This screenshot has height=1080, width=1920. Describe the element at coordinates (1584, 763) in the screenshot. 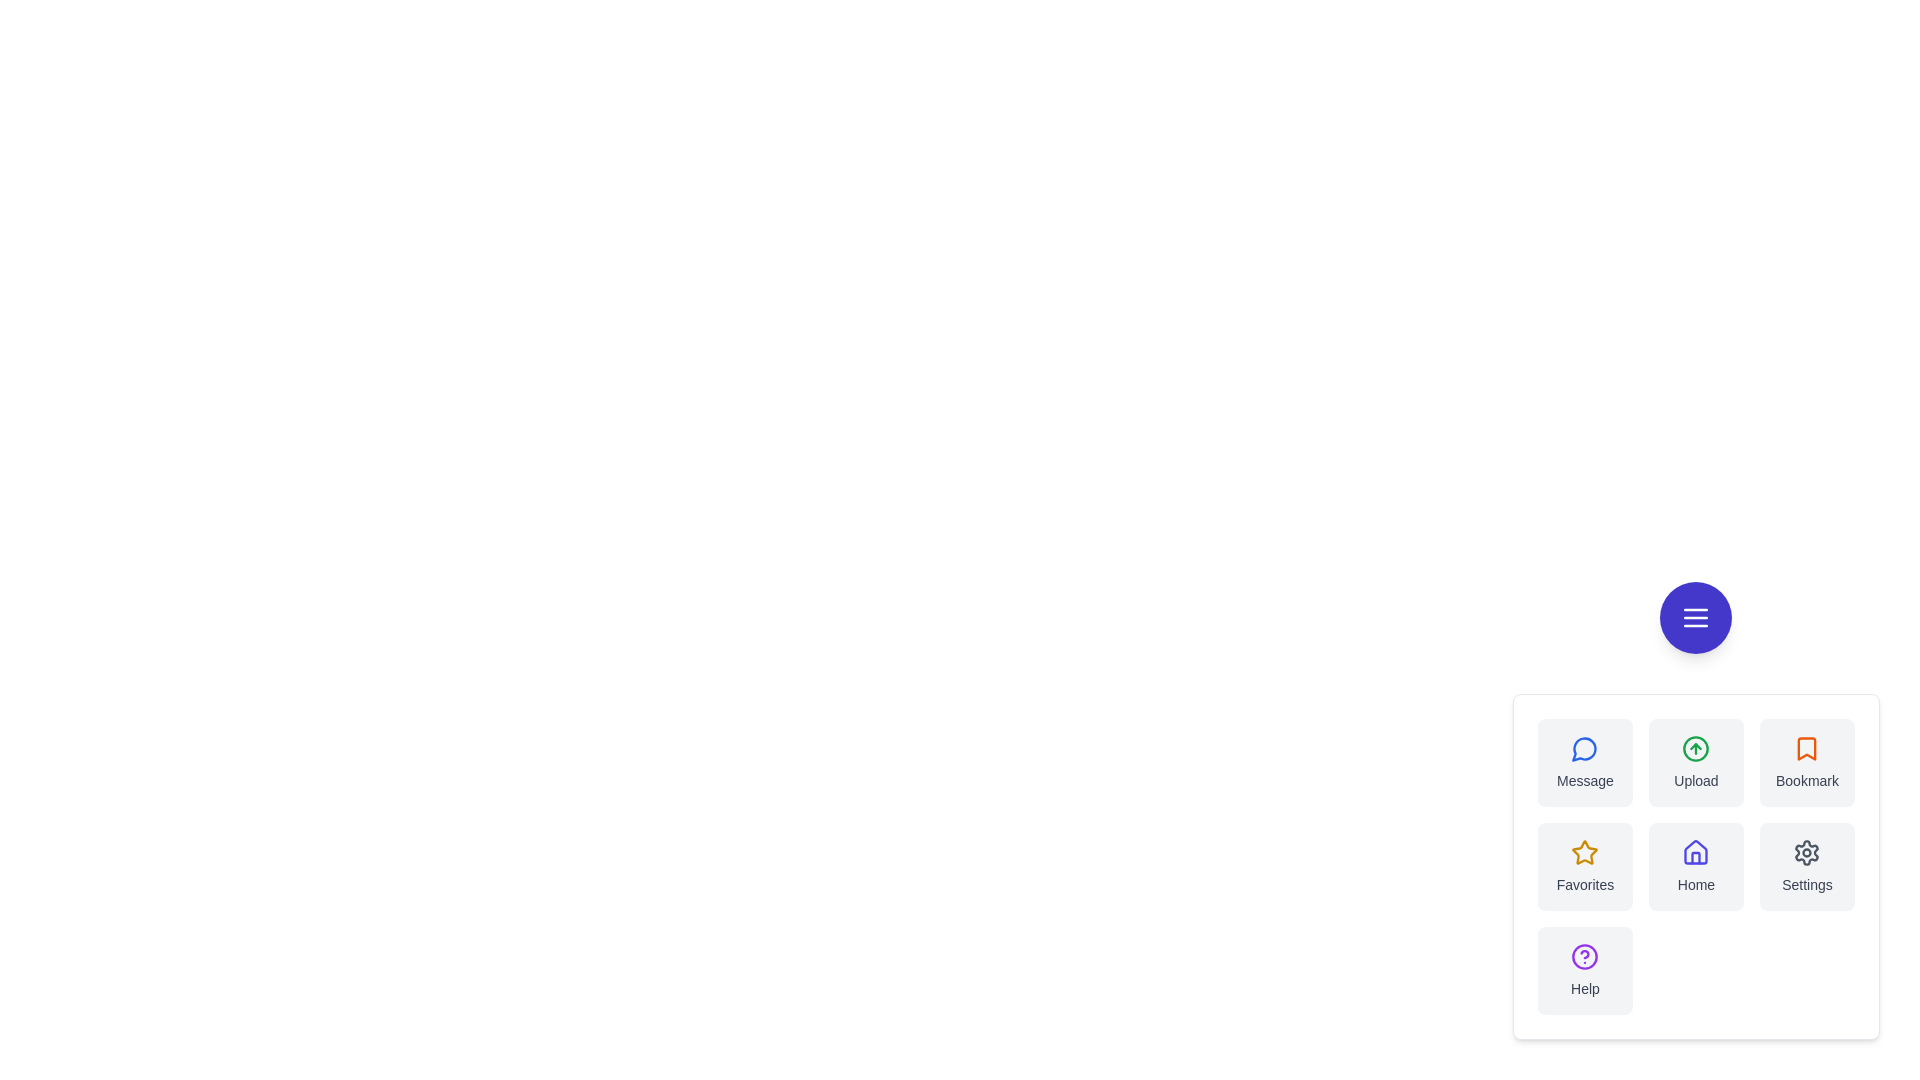

I see `the Message button in the speed dial menu` at that location.